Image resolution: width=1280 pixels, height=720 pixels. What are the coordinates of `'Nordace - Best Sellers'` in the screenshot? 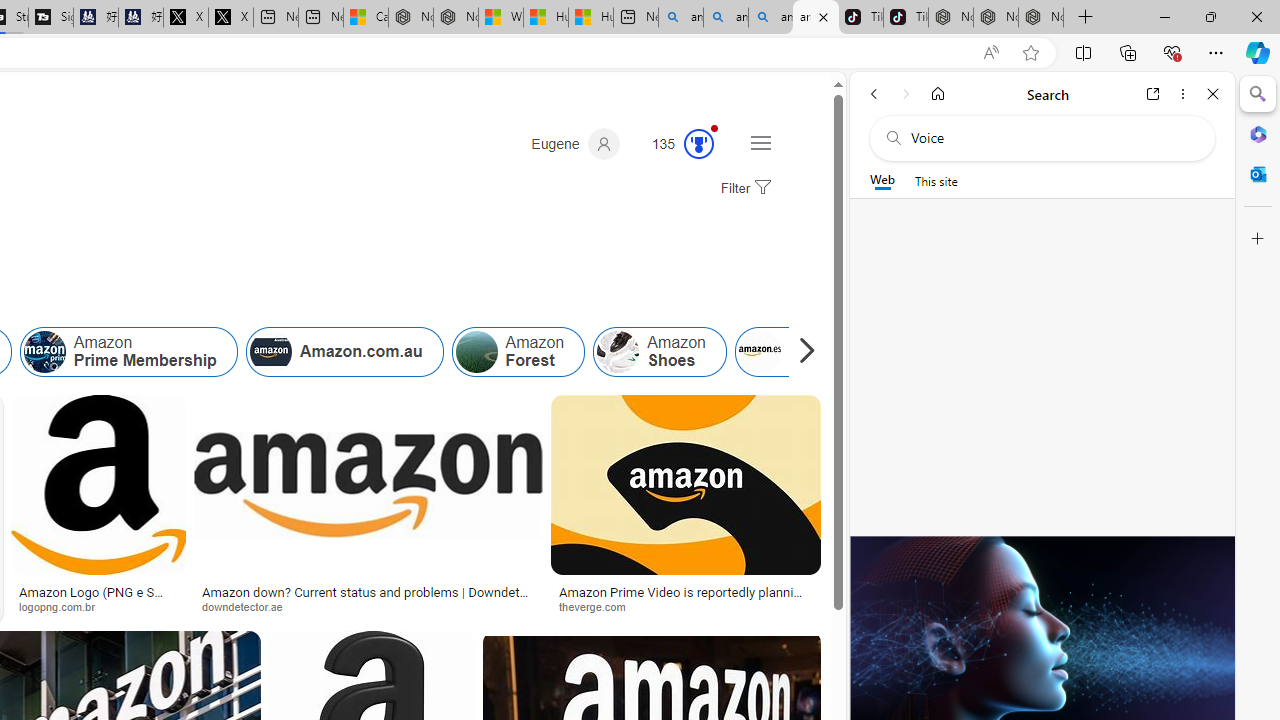 It's located at (950, 17).